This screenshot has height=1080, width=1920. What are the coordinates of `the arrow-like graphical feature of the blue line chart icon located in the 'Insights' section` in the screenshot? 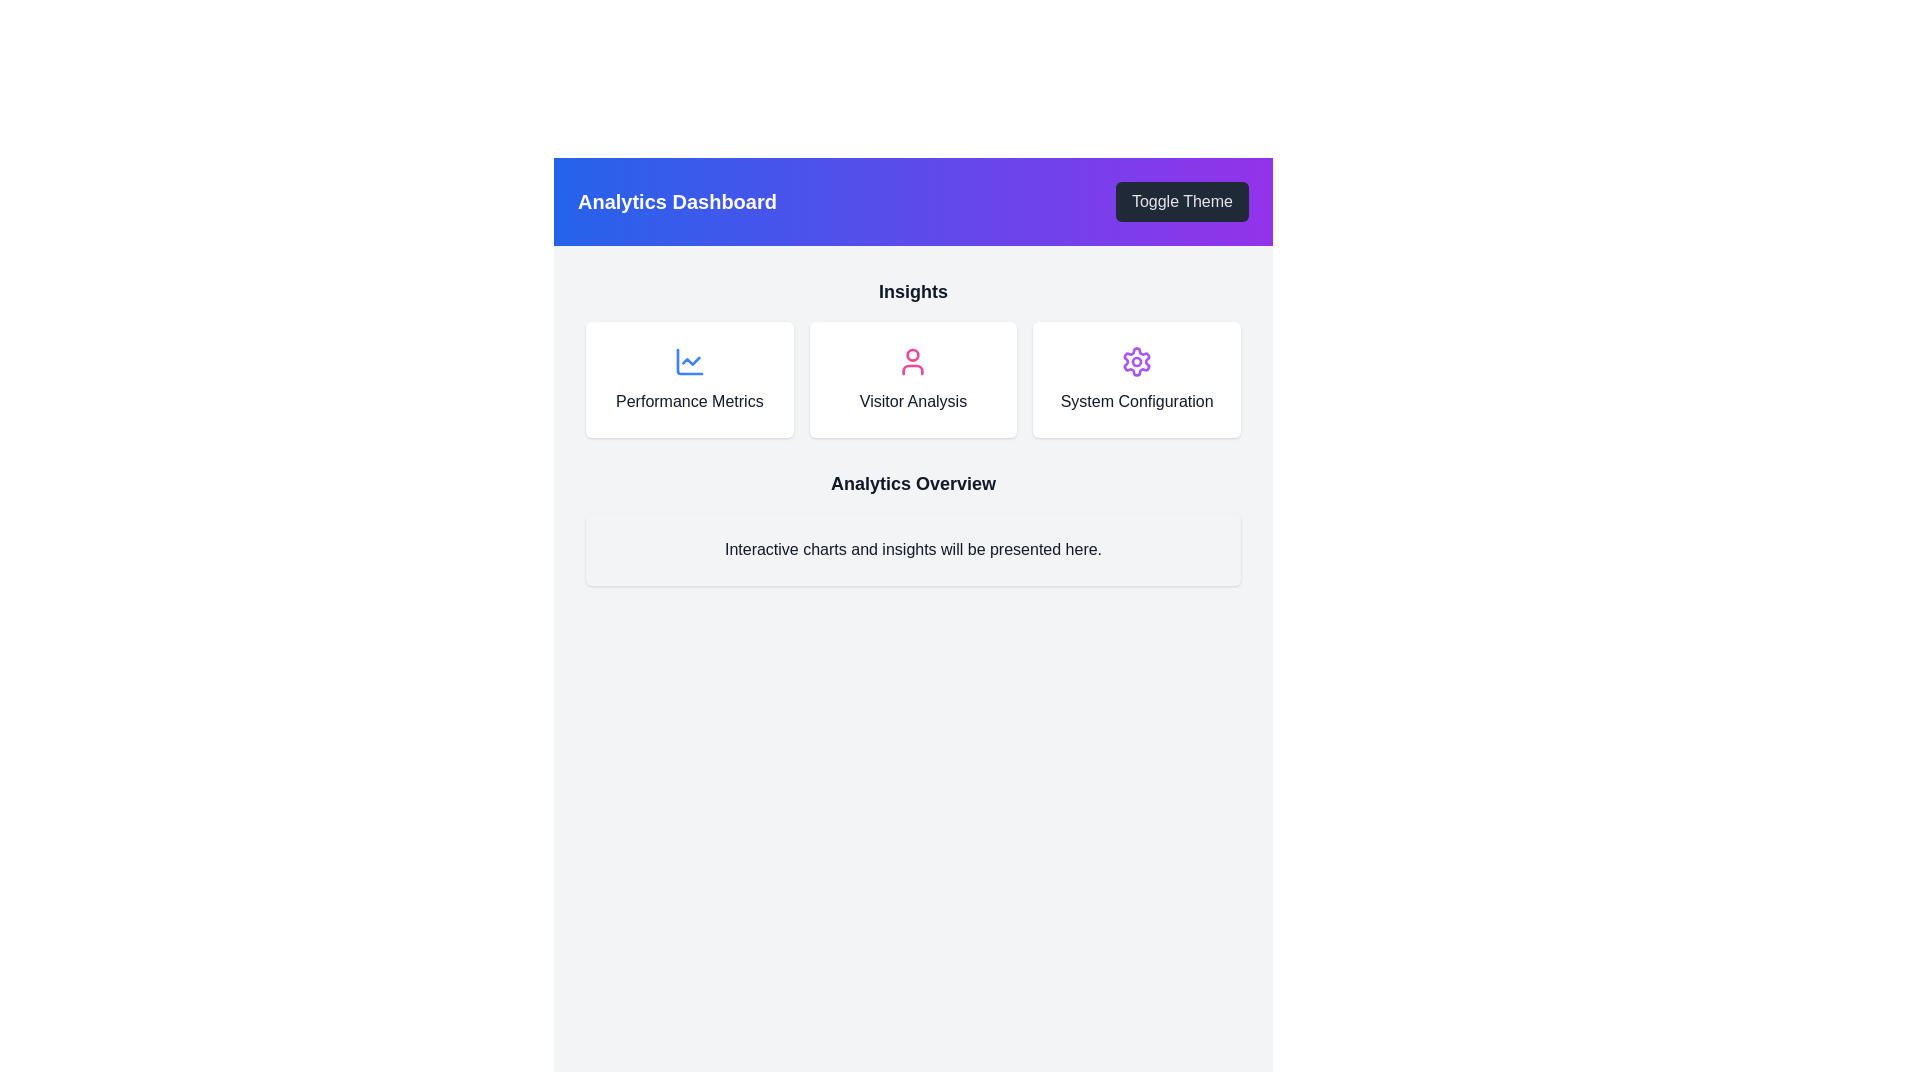 It's located at (691, 361).